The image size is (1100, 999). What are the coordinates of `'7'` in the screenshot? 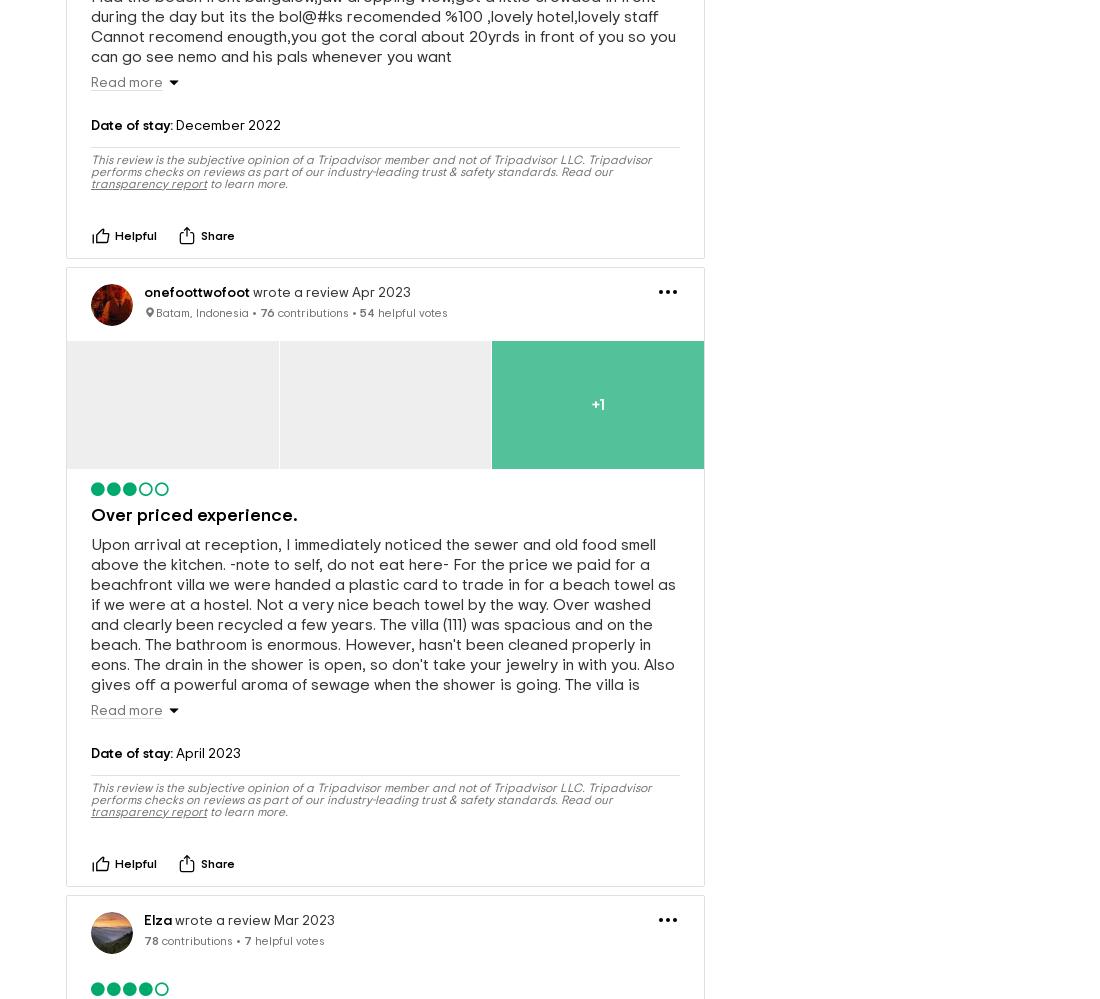 It's located at (248, 907).